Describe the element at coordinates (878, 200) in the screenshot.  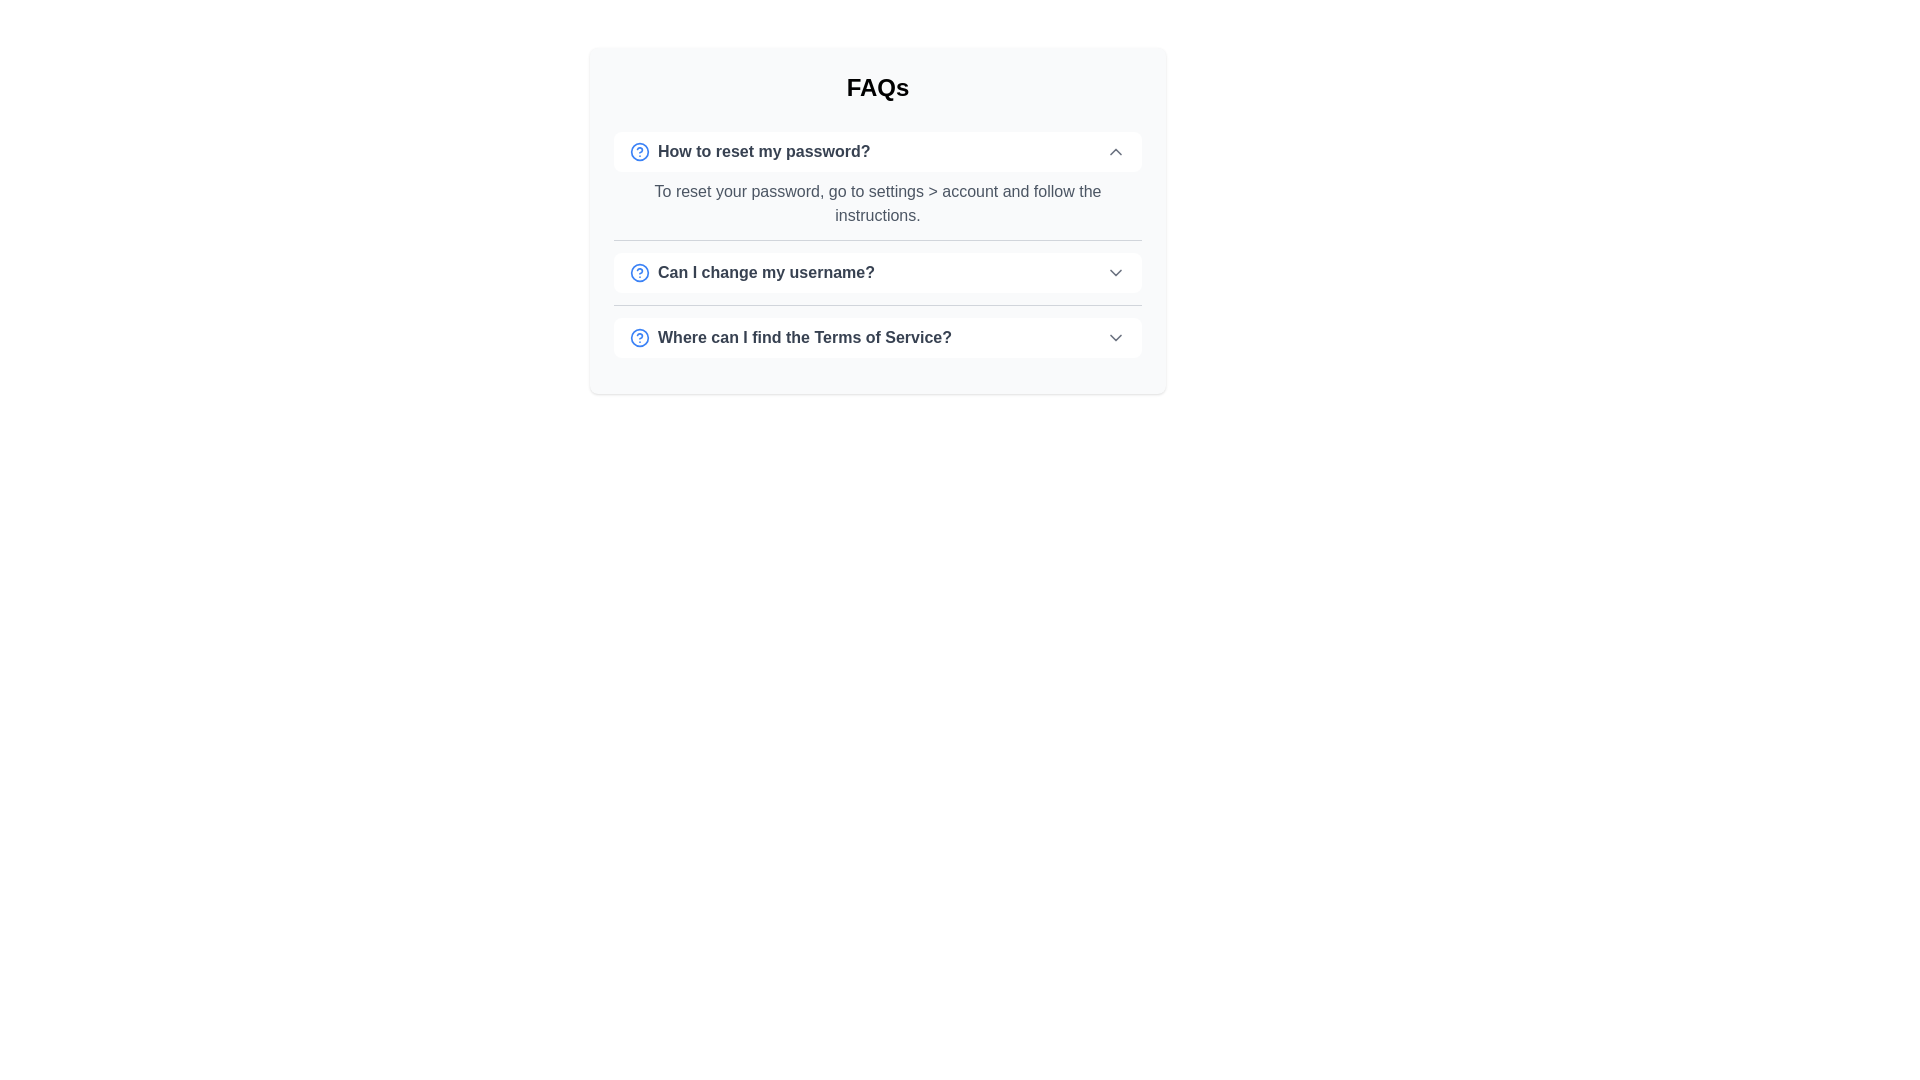
I see `the text information element that provides instructions on resetting a password, located below the question 'How to reset my password?' in the FAQ section` at that location.